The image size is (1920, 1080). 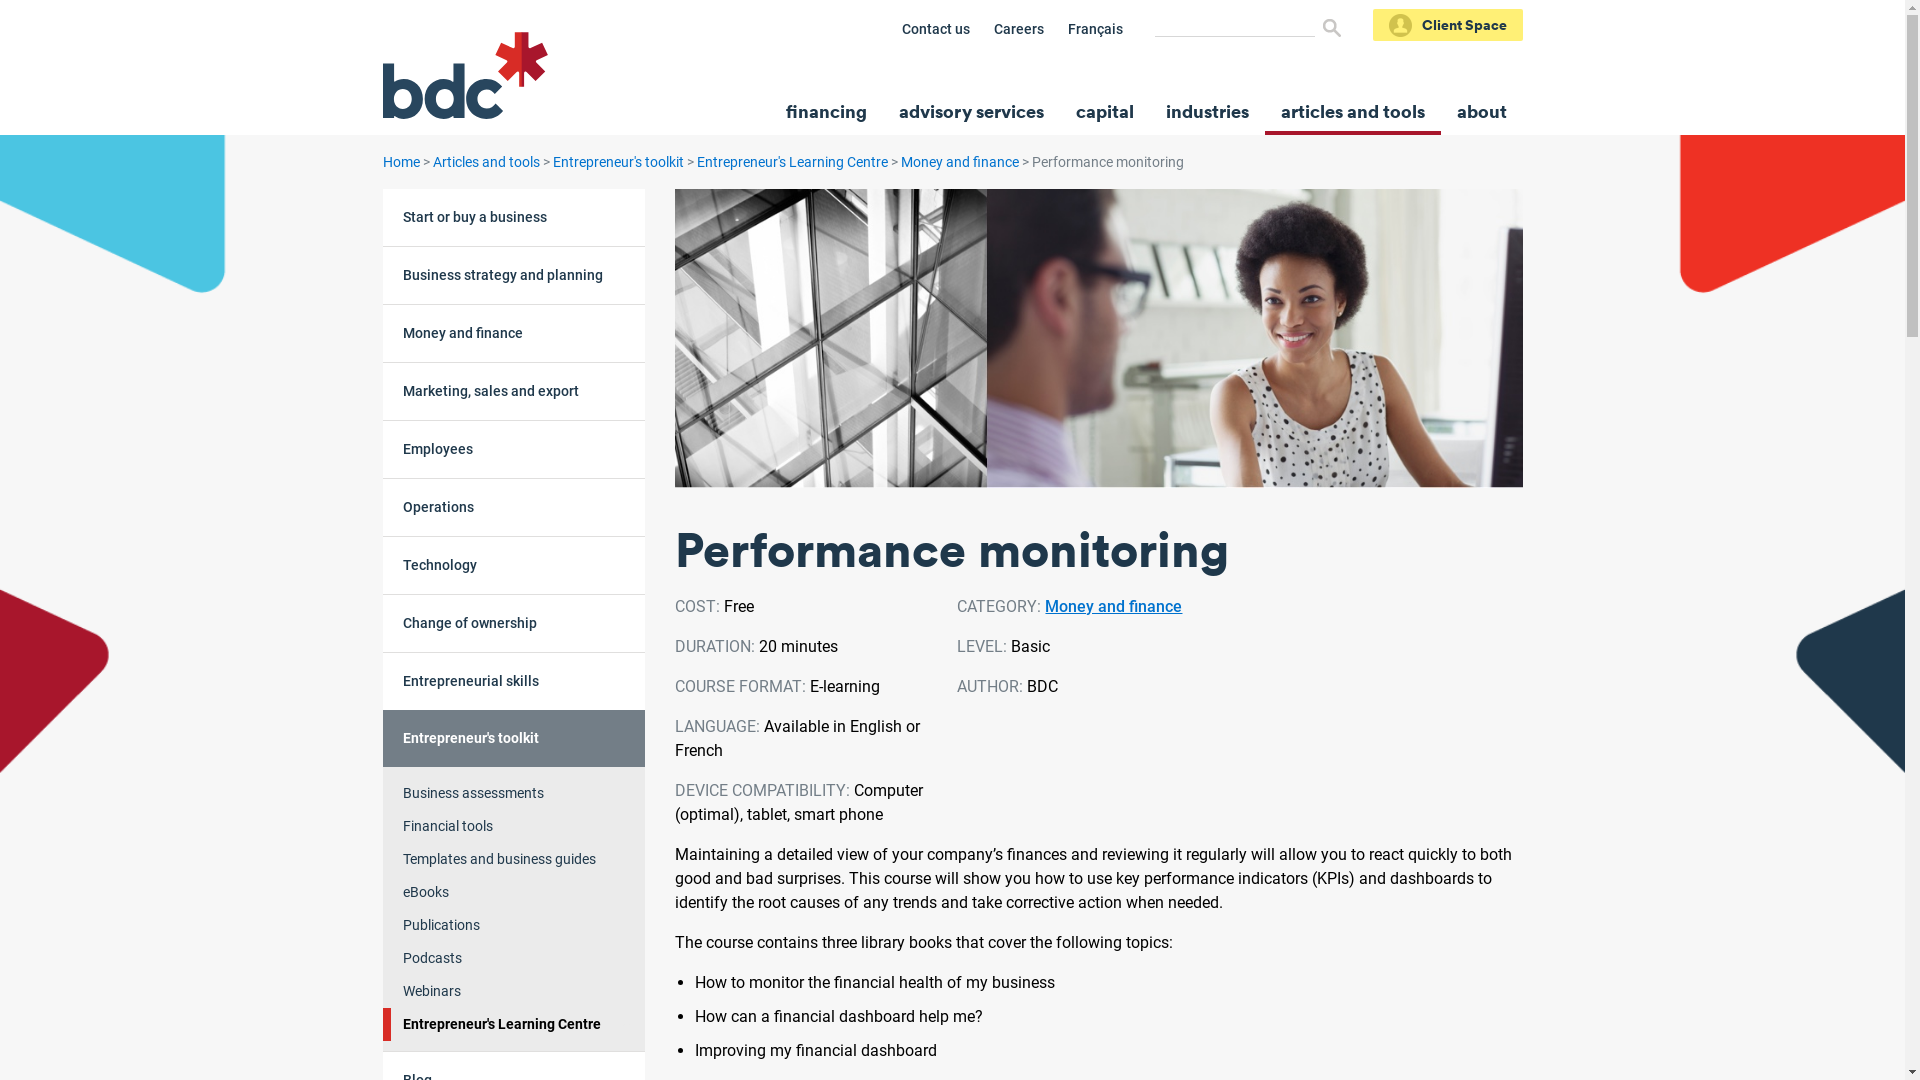 I want to click on 'Money and finance', so click(x=513, y=331).